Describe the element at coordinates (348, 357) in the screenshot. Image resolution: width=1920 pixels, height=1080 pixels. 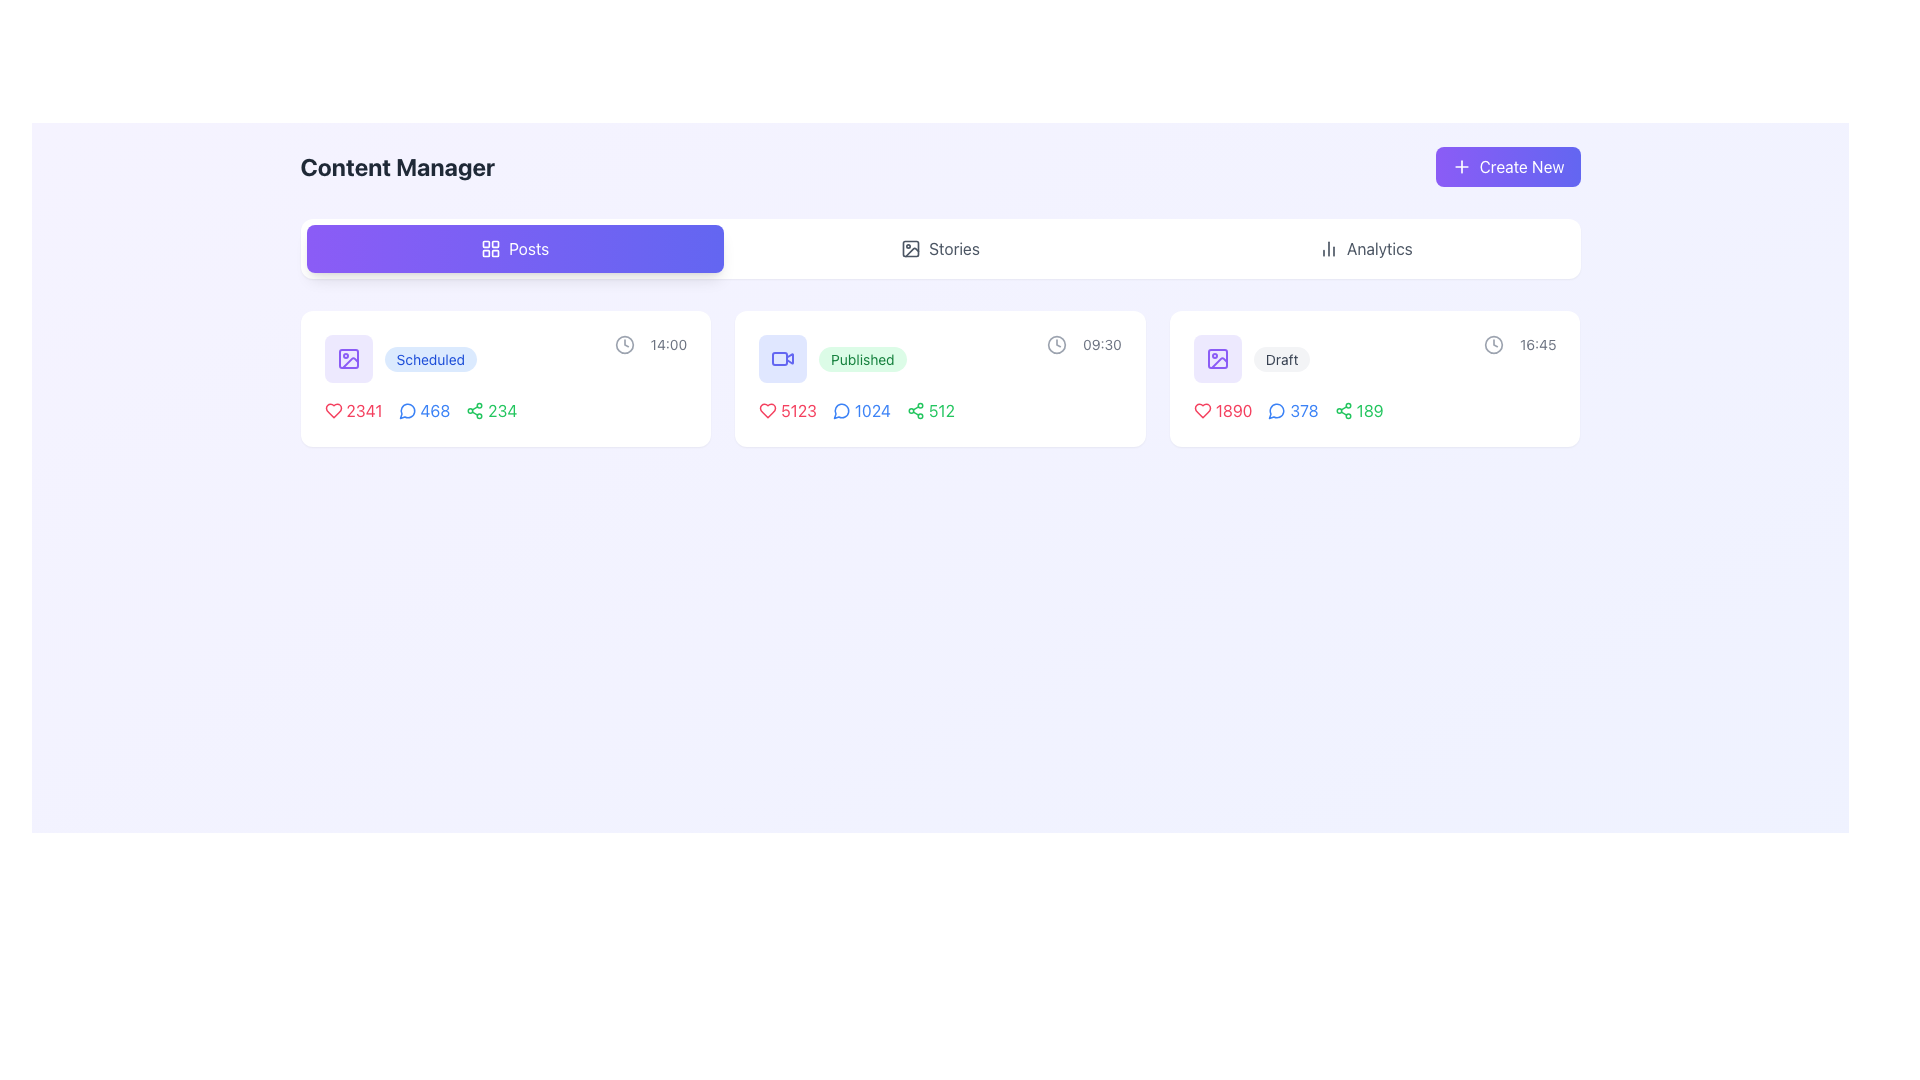
I see `the icon with a purple outline resembling an image, located inside the 'Scheduled' card in the top-left corner, which has a circular purple background` at that location.